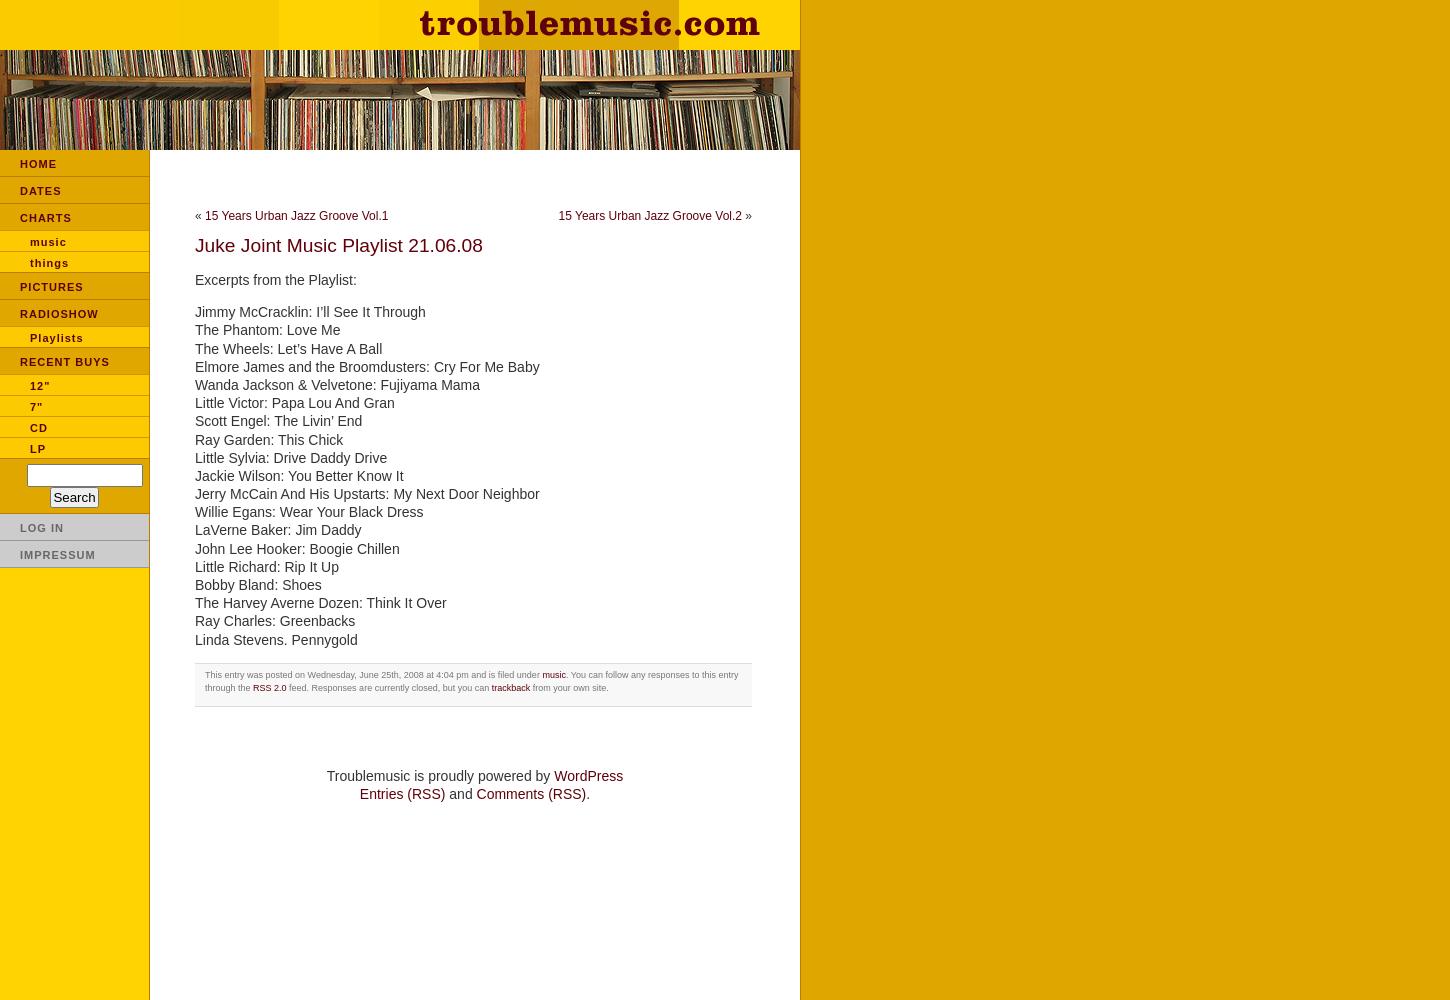 The height and width of the screenshot is (1000, 1450). What do you see at coordinates (529, 688) in the screenshot?
I see `'from your own site.'` at bounding box center [529, 688].